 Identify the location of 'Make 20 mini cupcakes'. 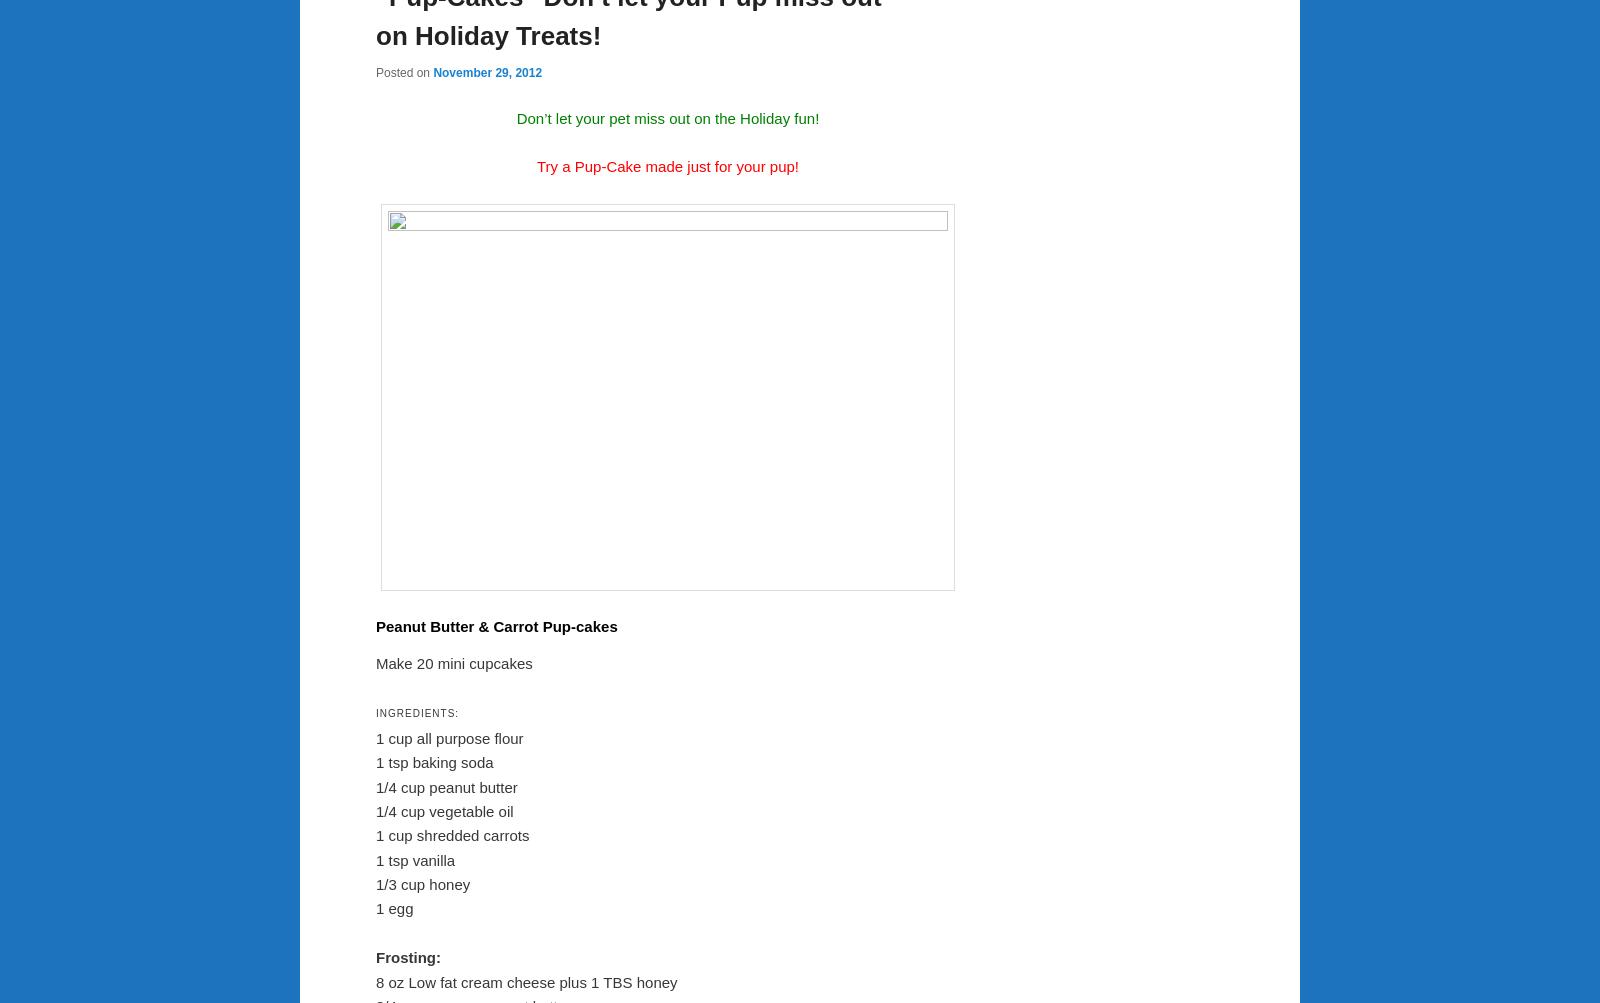
(453, 663).